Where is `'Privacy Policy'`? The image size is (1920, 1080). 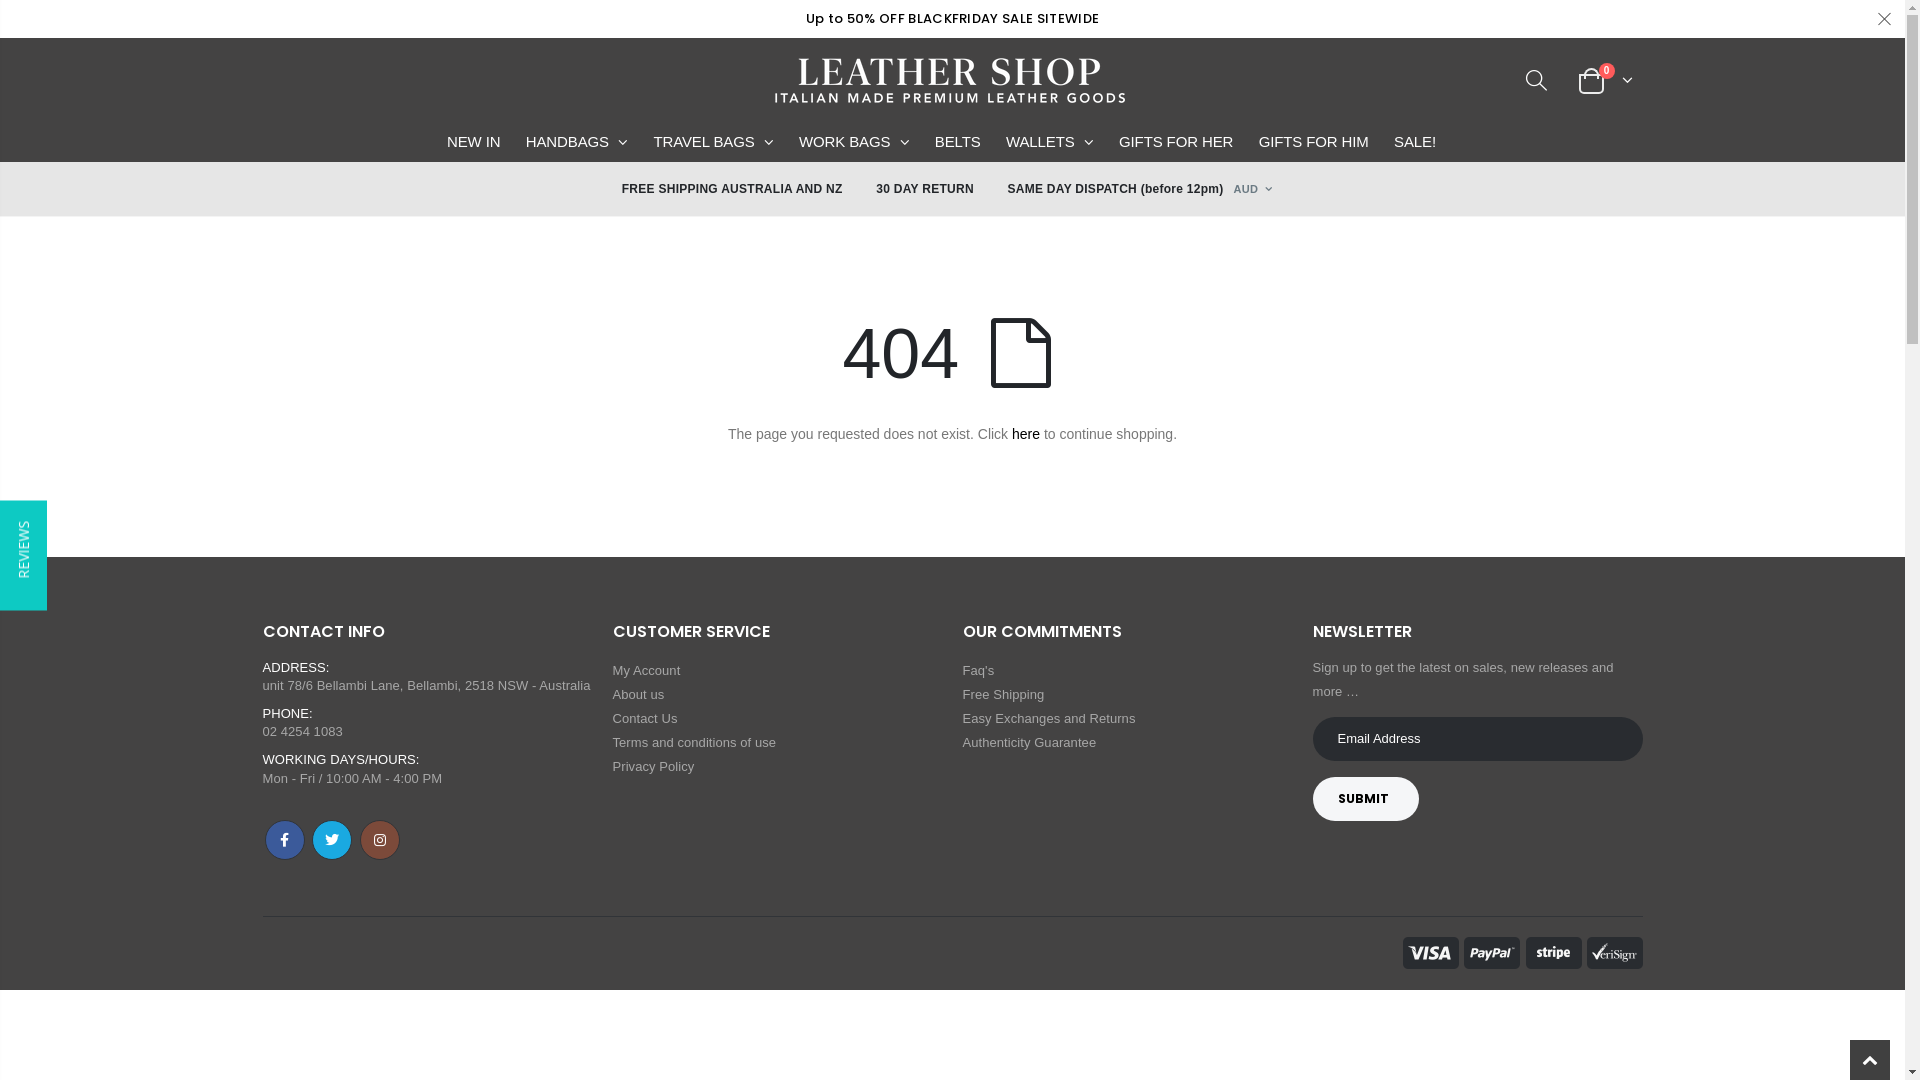
'Privacy Policy' is located at coordinates (652, 765).